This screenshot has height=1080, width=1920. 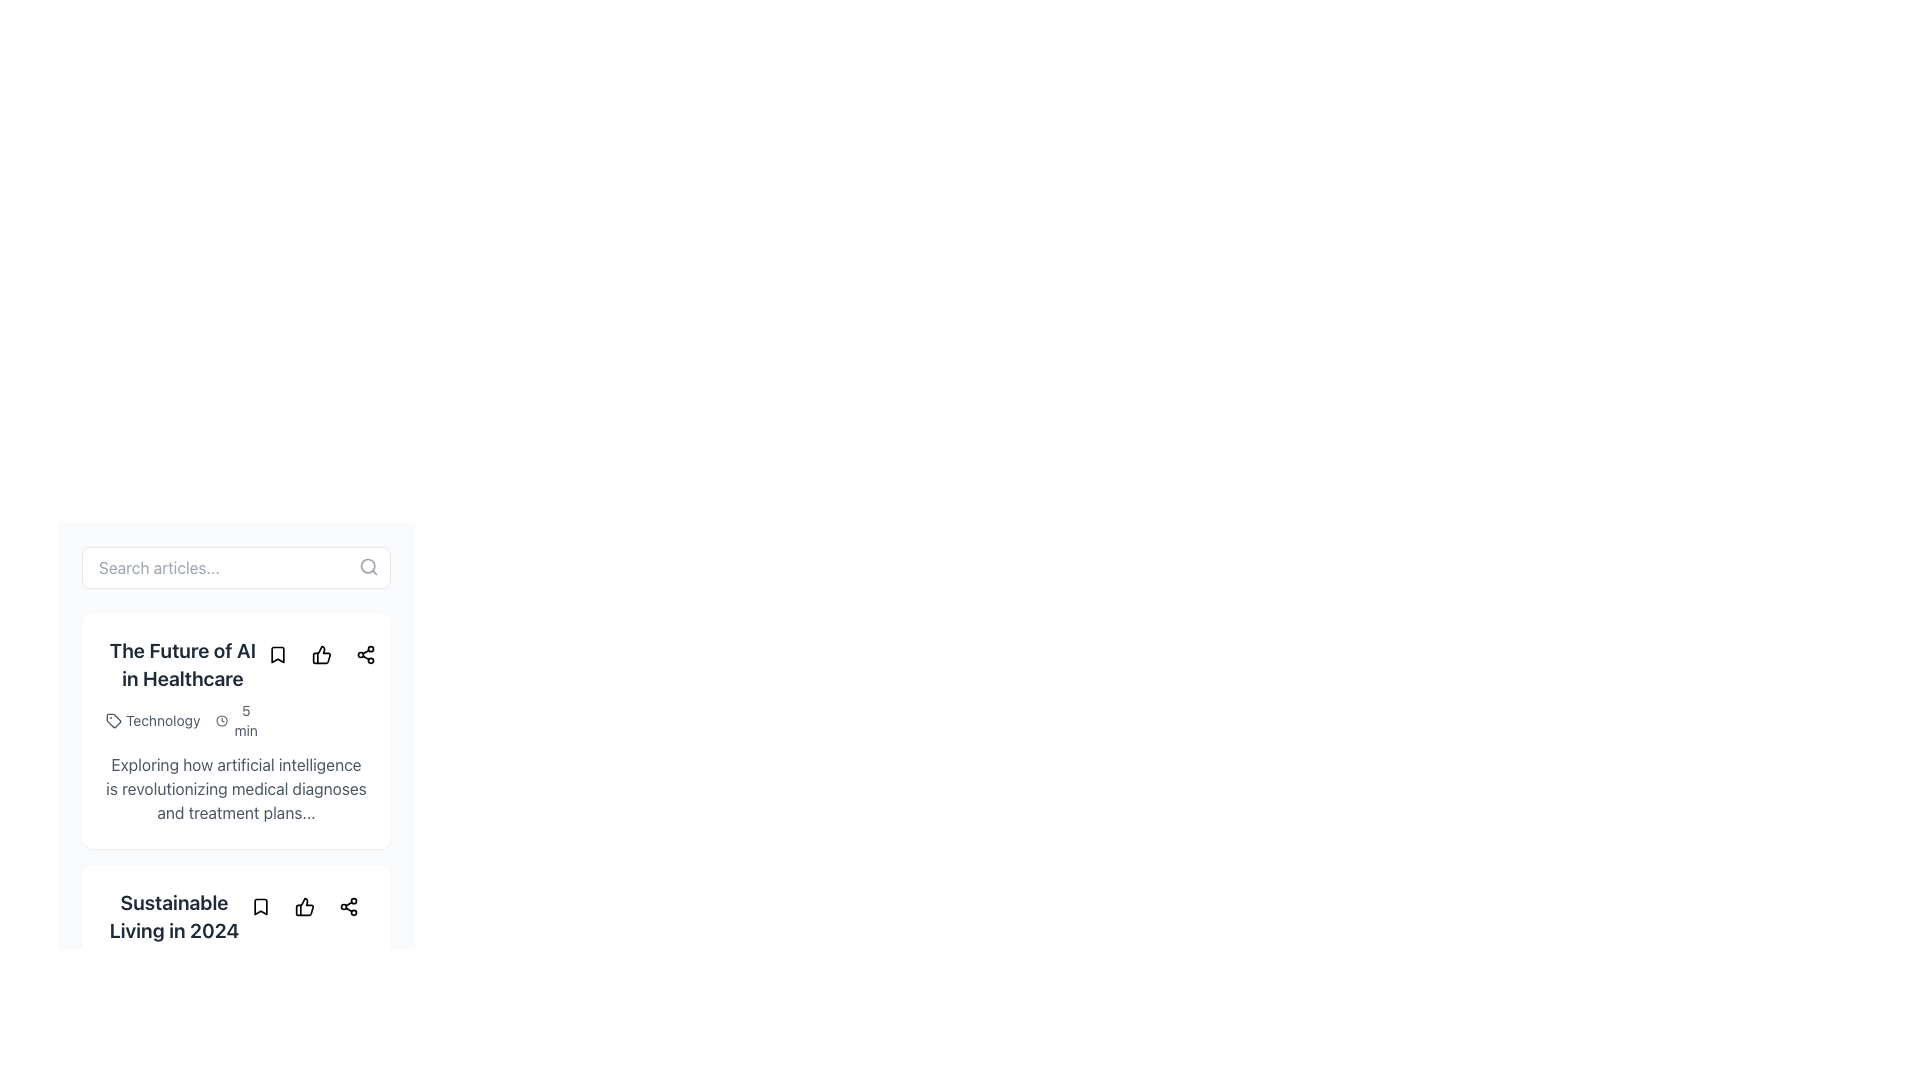 I want to click on the heading text 'The Future of AI in Healthcare', which is styled prominently in bold and larger font, located at the upper section of the article card, so click(x=182, y=664).